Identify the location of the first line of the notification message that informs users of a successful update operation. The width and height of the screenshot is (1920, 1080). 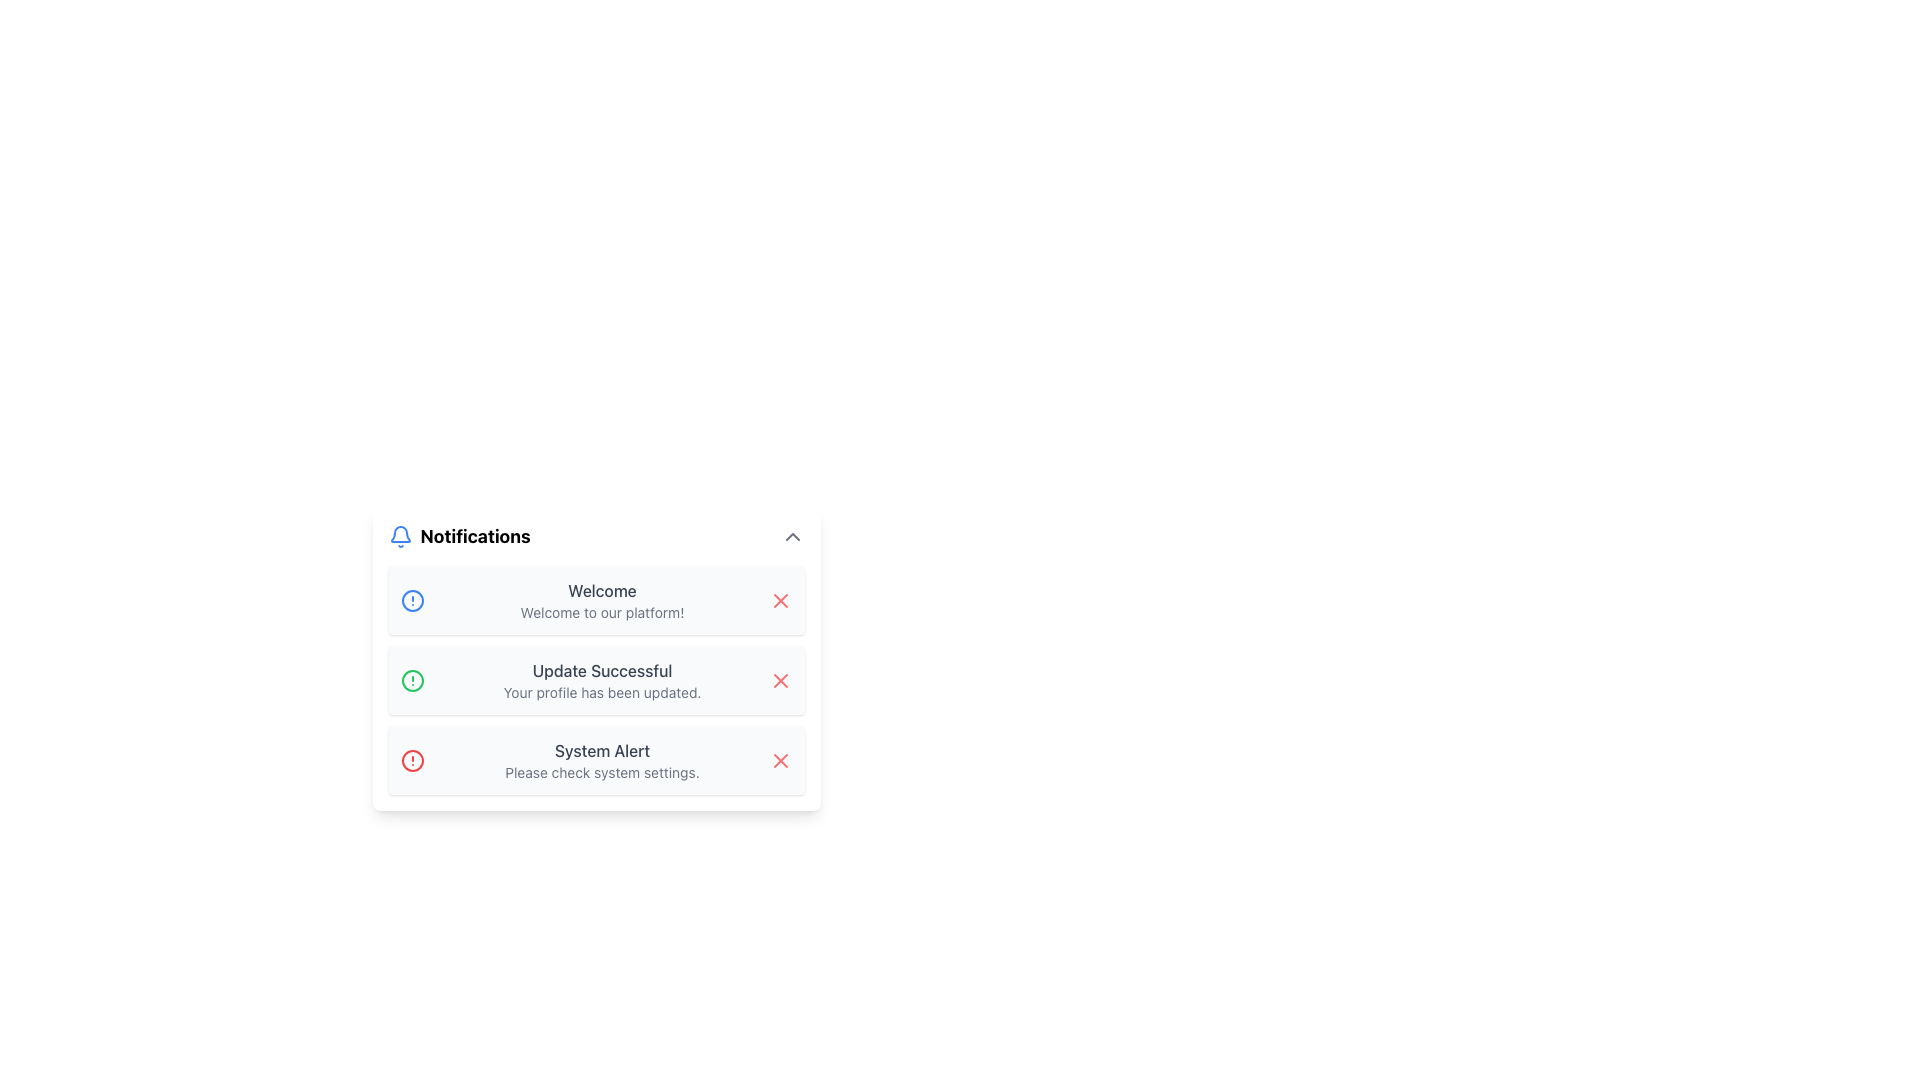
(601, 671).